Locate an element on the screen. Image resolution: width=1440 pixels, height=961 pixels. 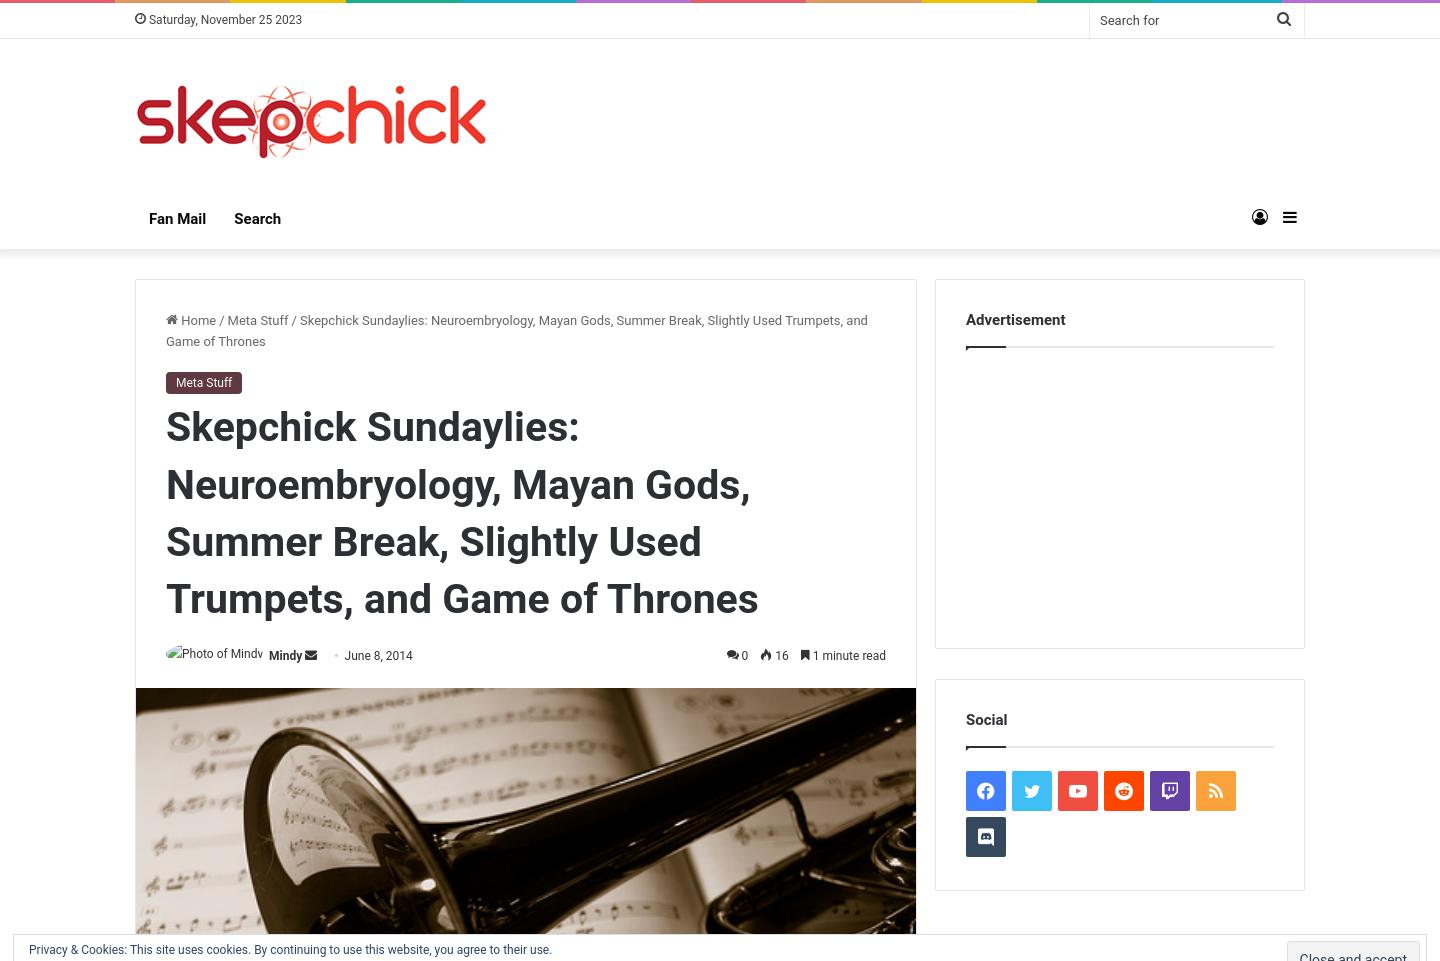
'Social' is located at coordinates (985, 719).